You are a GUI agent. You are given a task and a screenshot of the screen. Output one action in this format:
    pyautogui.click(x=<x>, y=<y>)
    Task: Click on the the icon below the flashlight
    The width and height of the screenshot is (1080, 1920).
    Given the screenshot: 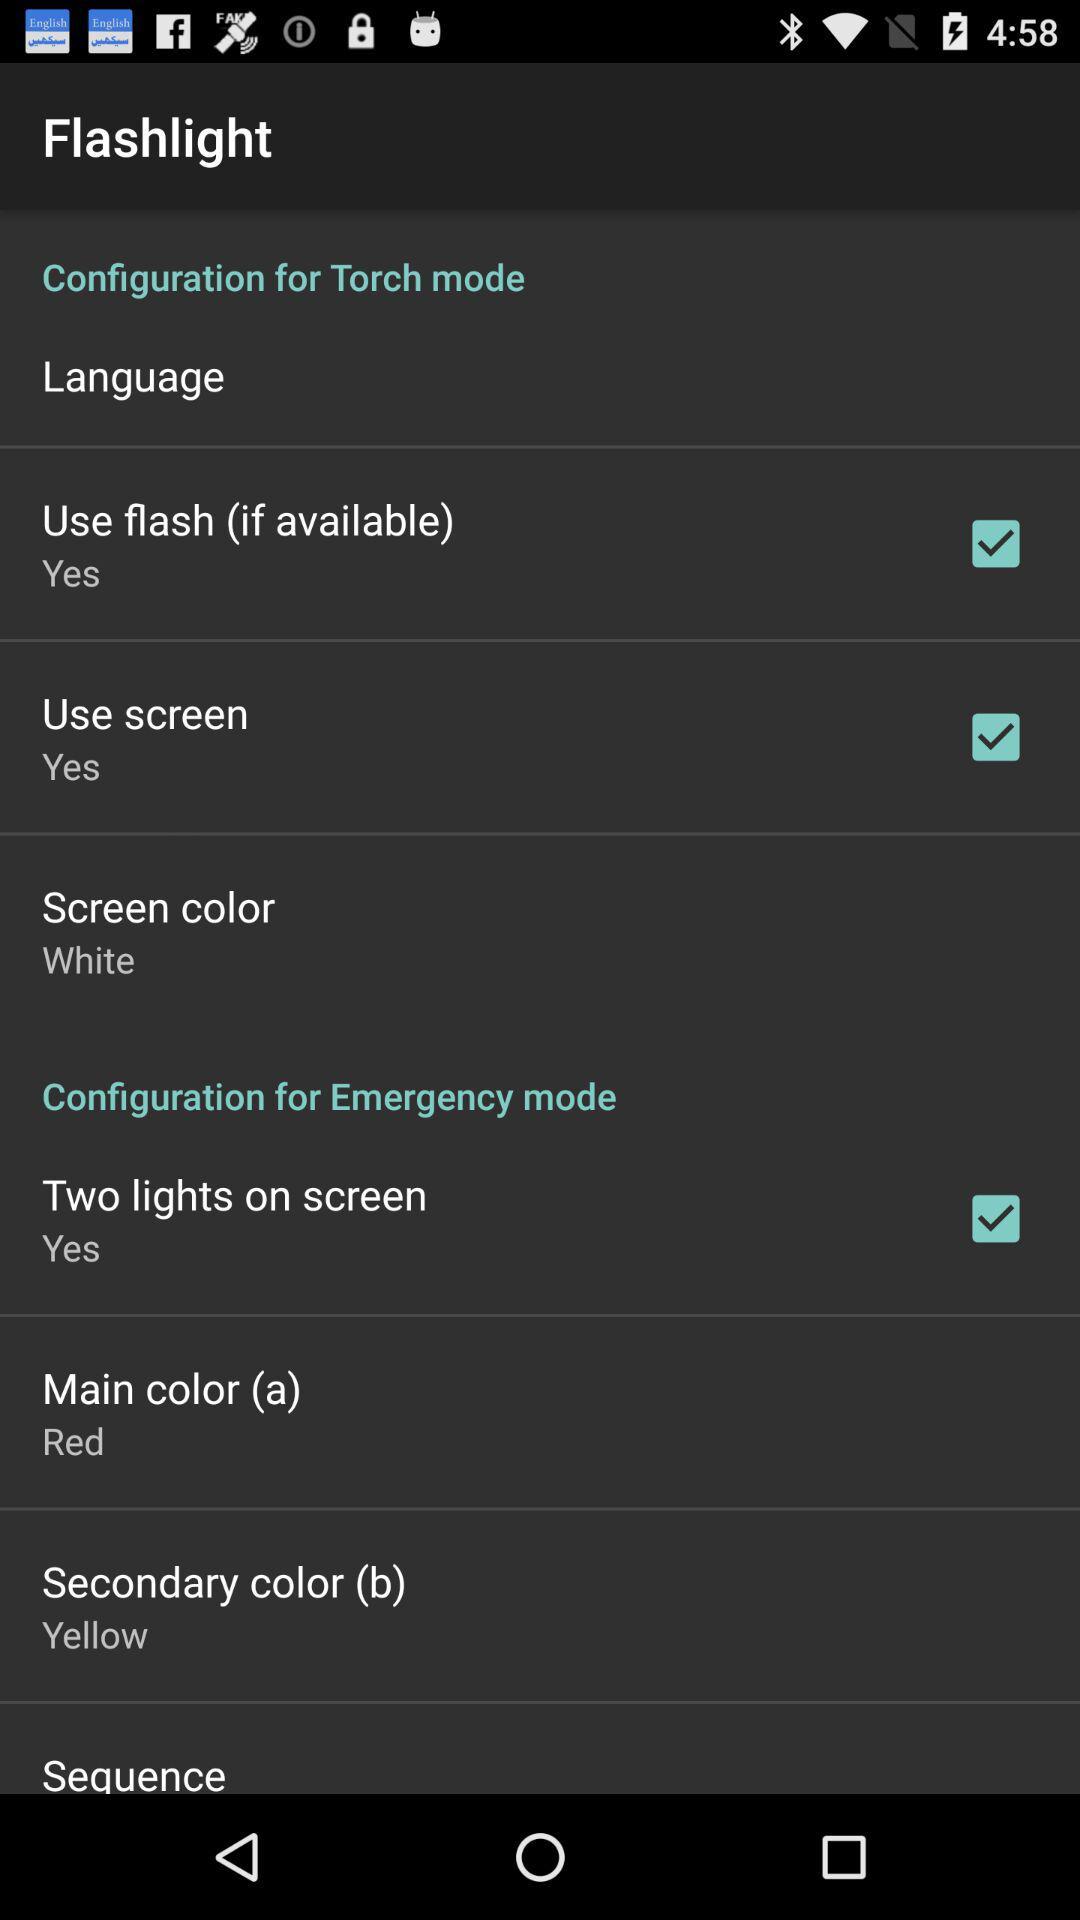 What is the action you would take?
    pyautogui.click(x=540, y=1002)
    